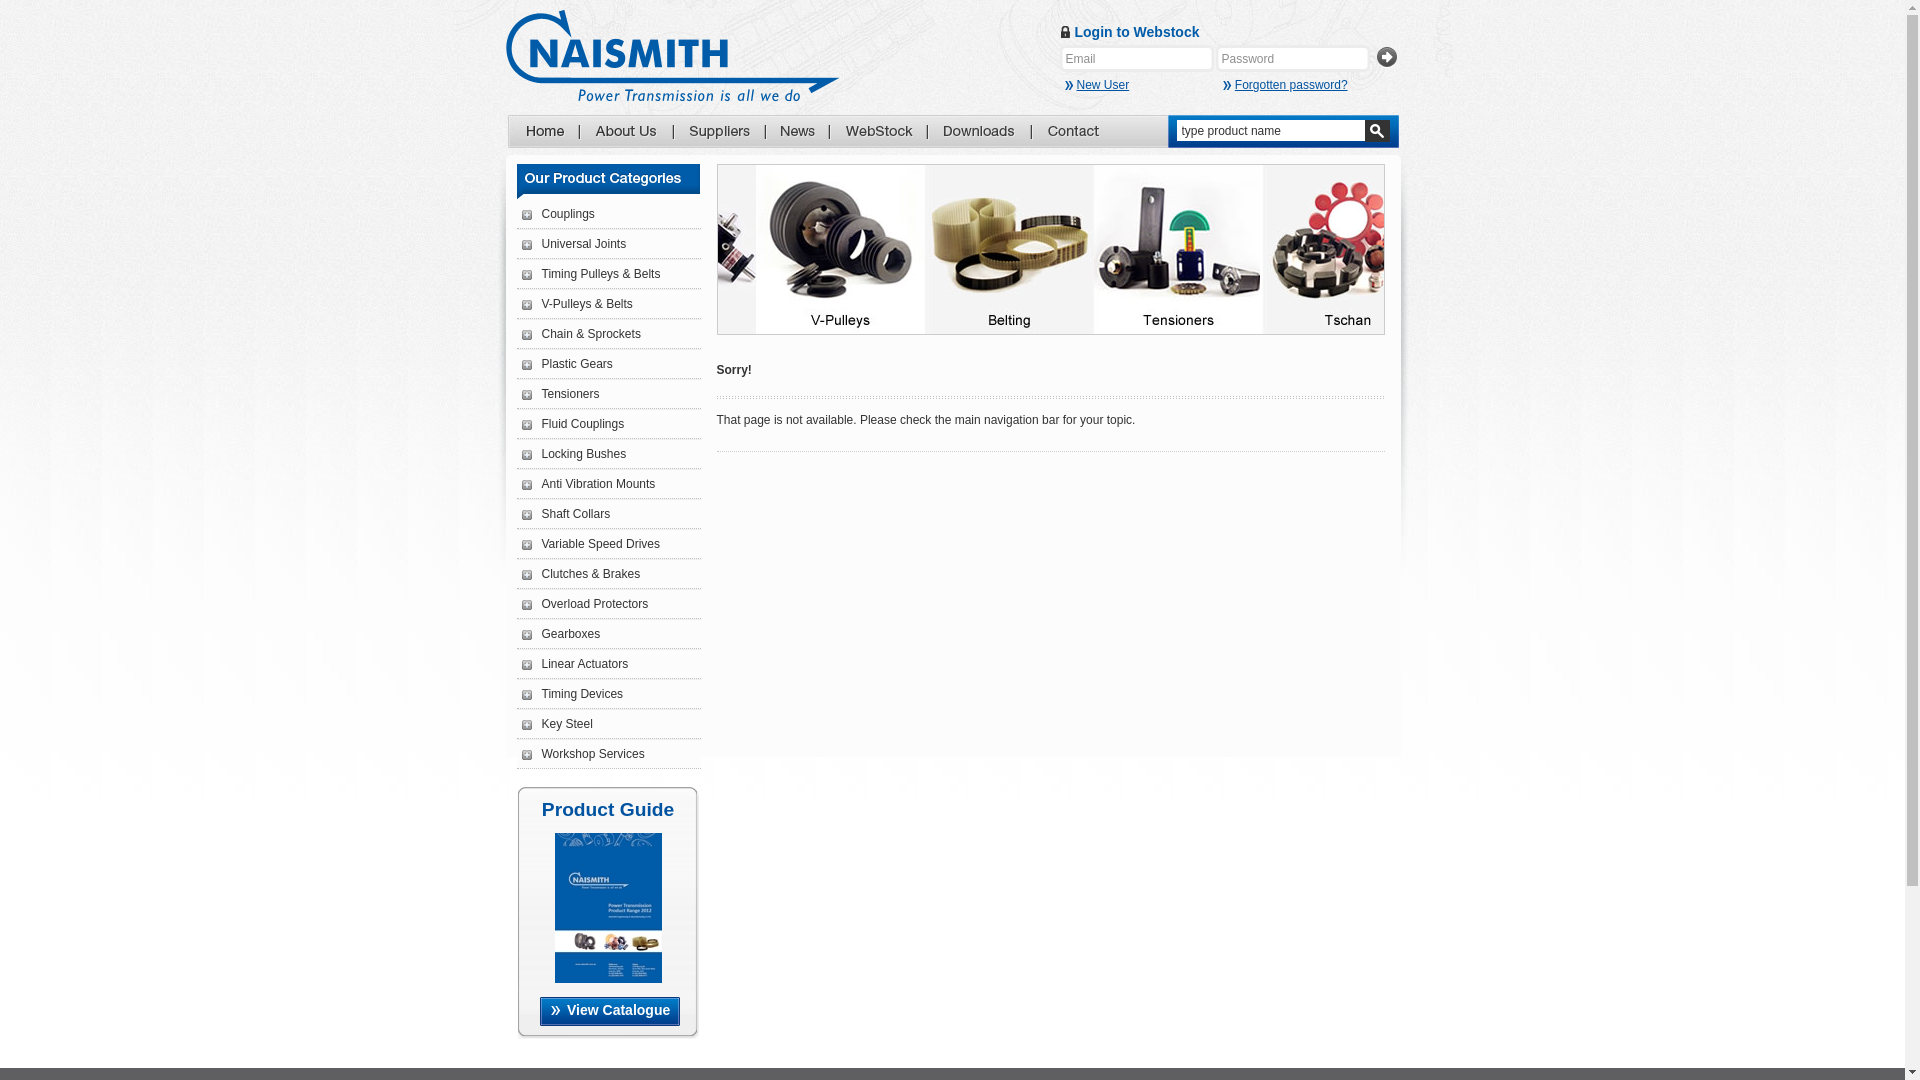  Describe the element at coordinates (582, 753) in the screenshot. I see `'Workshop Services'` at that location.